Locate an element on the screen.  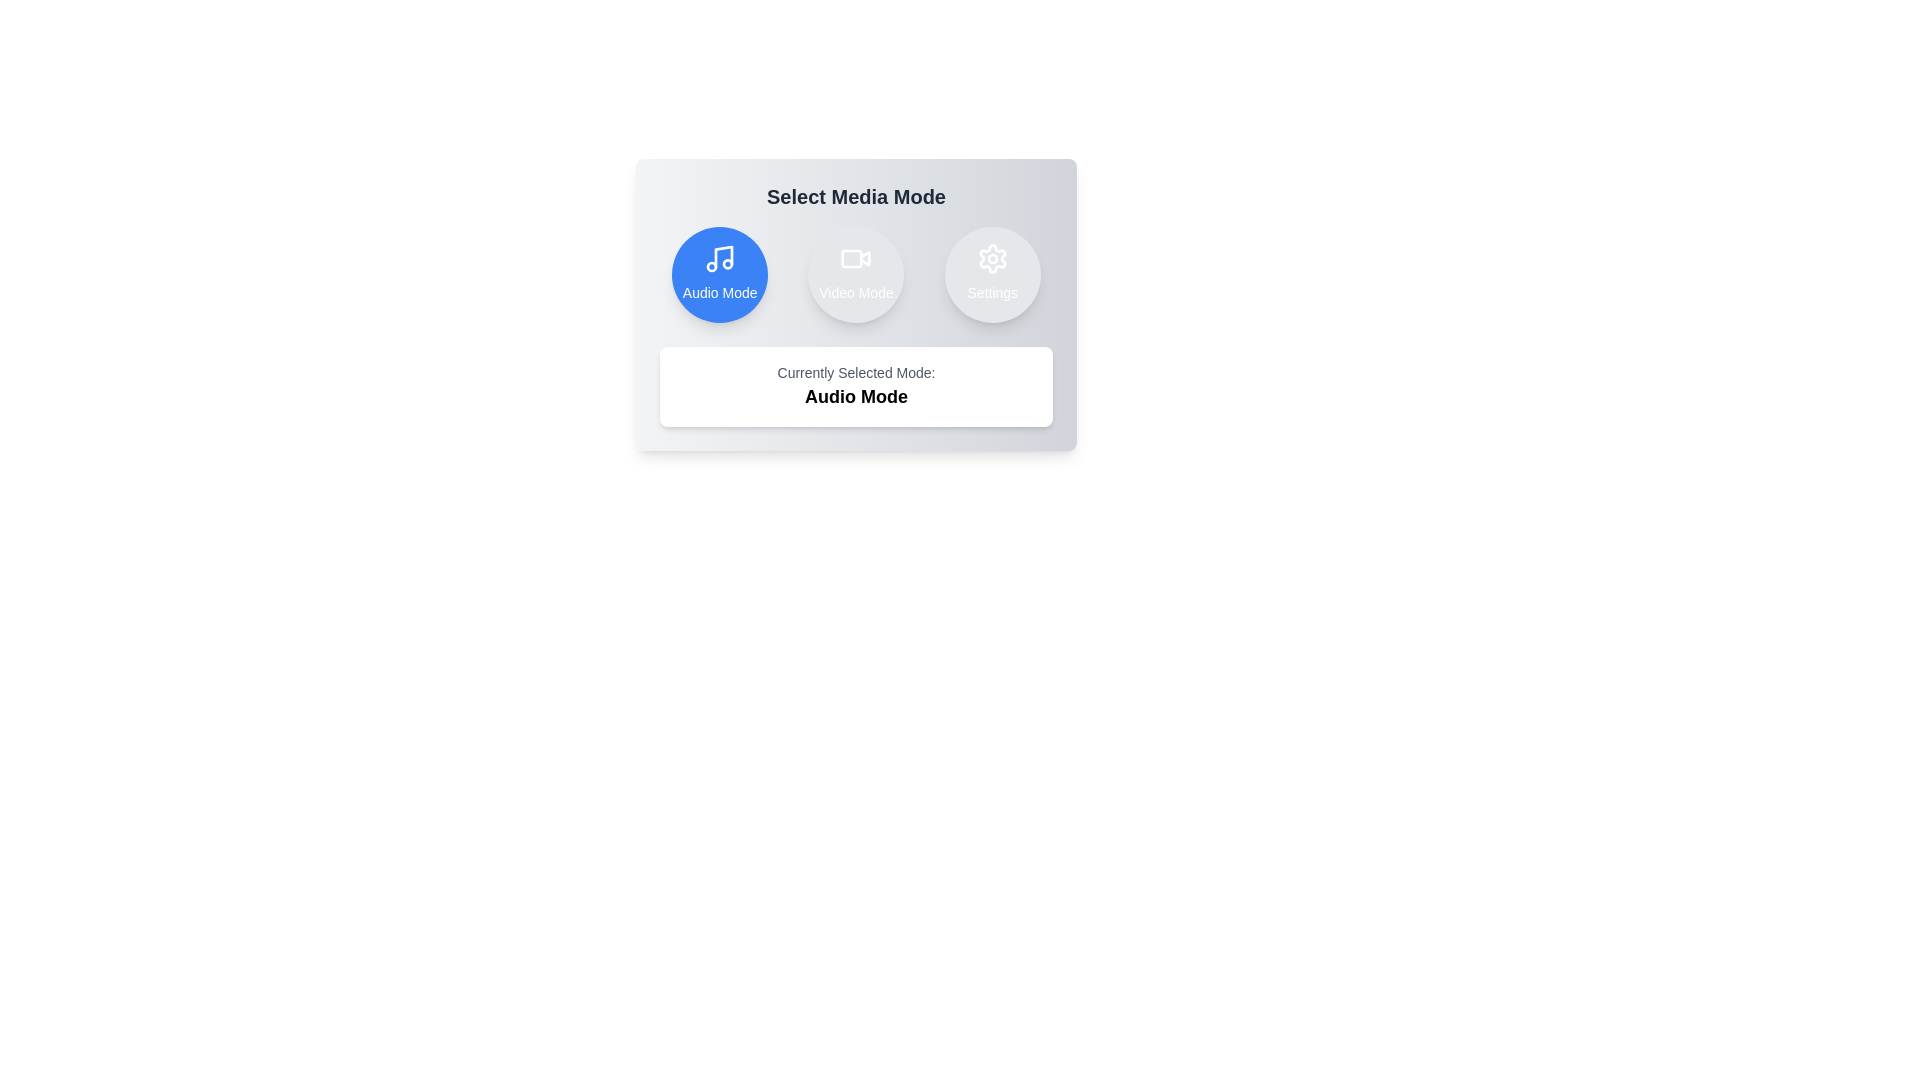
the Audio mode by clicking the respective button is located at coordinates (720, 274).